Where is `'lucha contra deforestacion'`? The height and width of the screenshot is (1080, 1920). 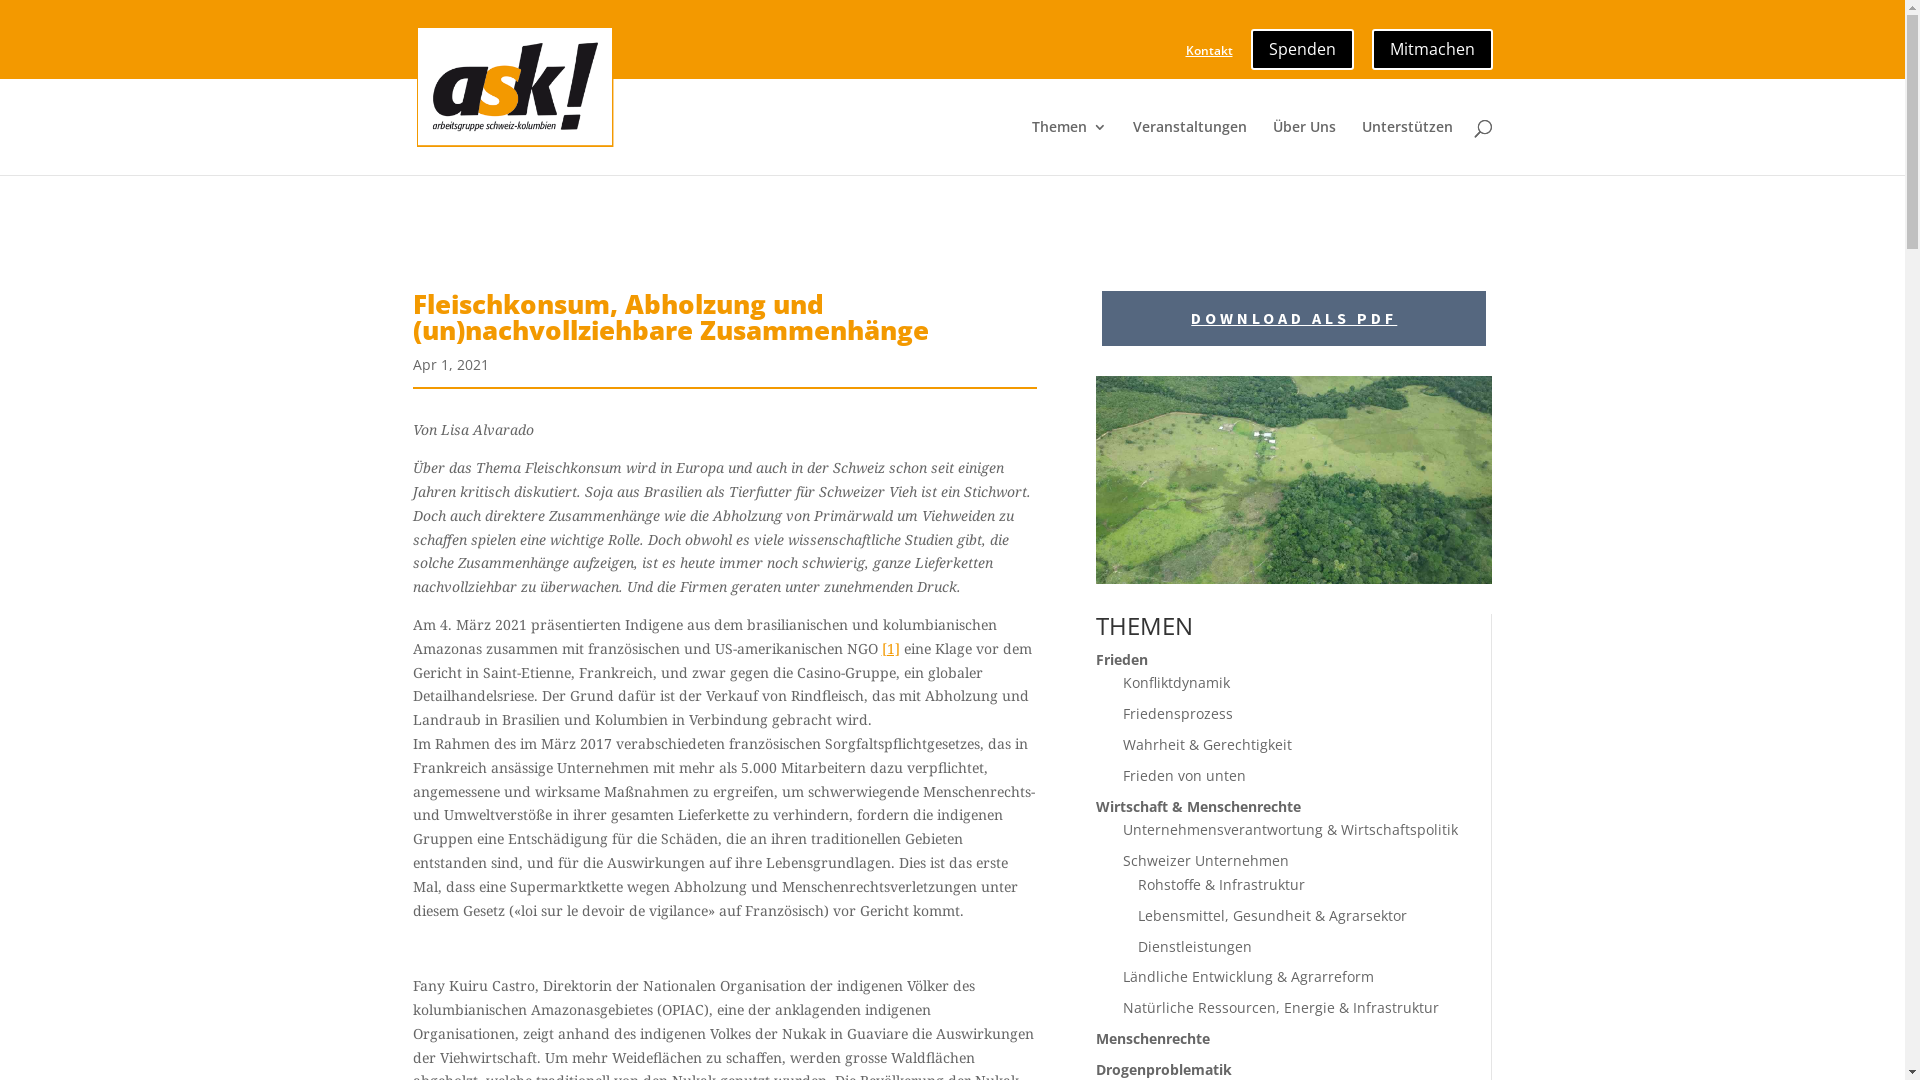
'lucha contra deforestacion' is located at coordinates (1294, 479).